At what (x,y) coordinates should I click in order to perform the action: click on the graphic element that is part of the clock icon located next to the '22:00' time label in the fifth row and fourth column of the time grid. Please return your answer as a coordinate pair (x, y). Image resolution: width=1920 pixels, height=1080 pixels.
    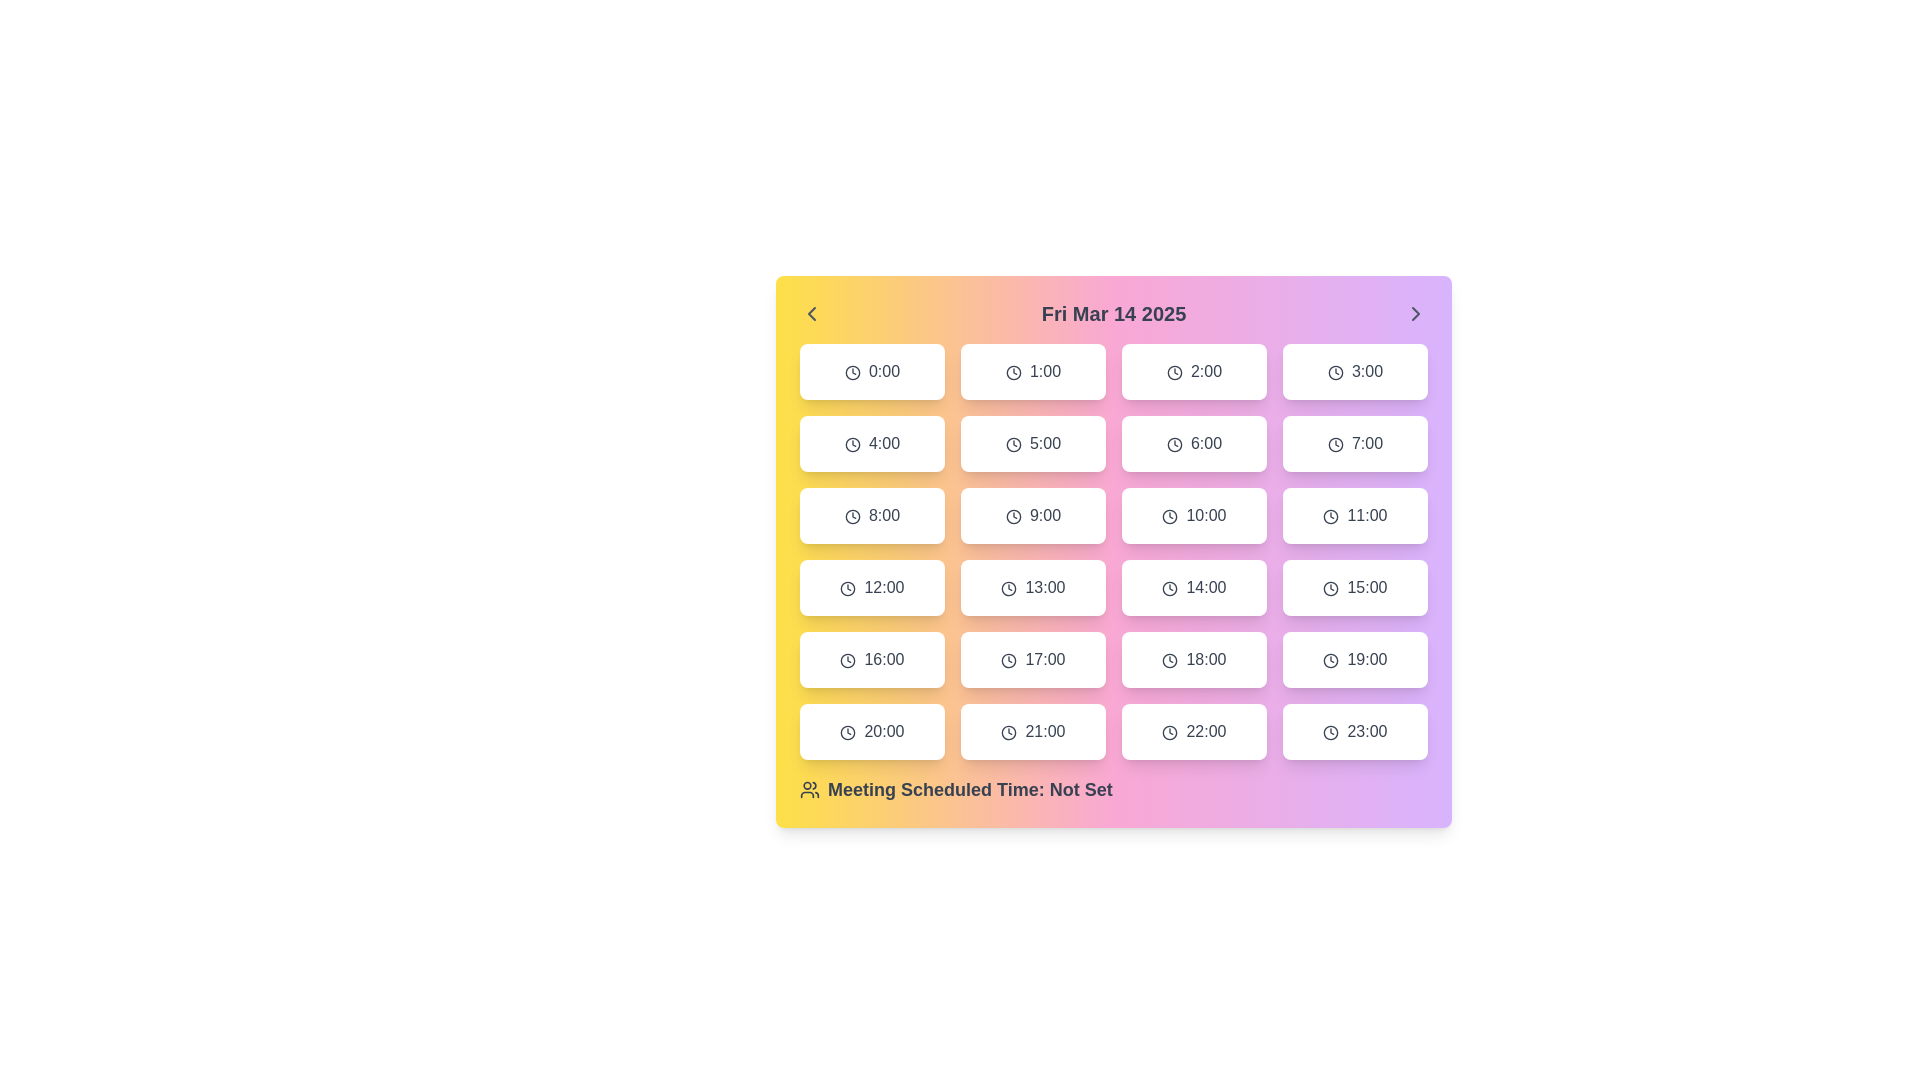
    Looking at the image, I should click on (1170, 732).